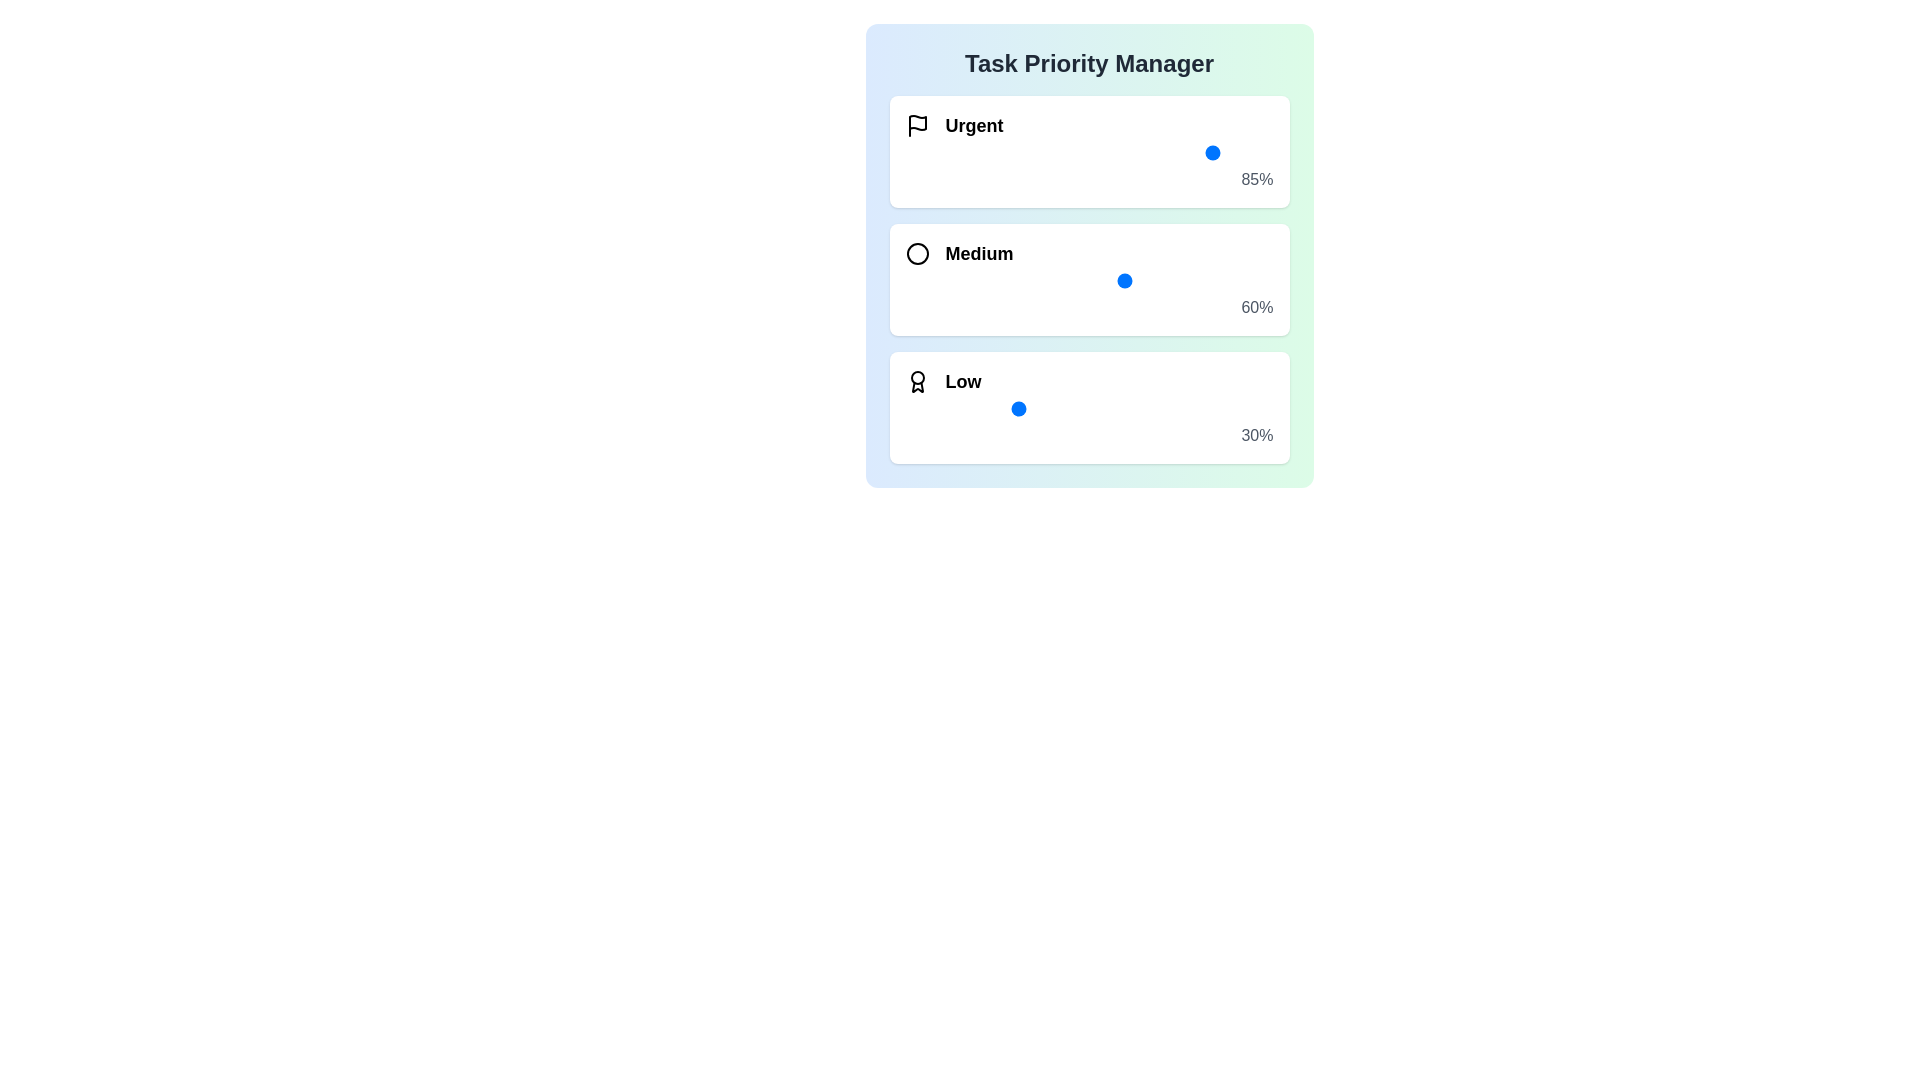 The height and width of the screenshot is (1080, 1920). What do you see at coordinates (1088, 254) in the screenshot?
I see `the background of the Task Priority Manager component to check for additional functionality` at bounding box center [1088, 254].